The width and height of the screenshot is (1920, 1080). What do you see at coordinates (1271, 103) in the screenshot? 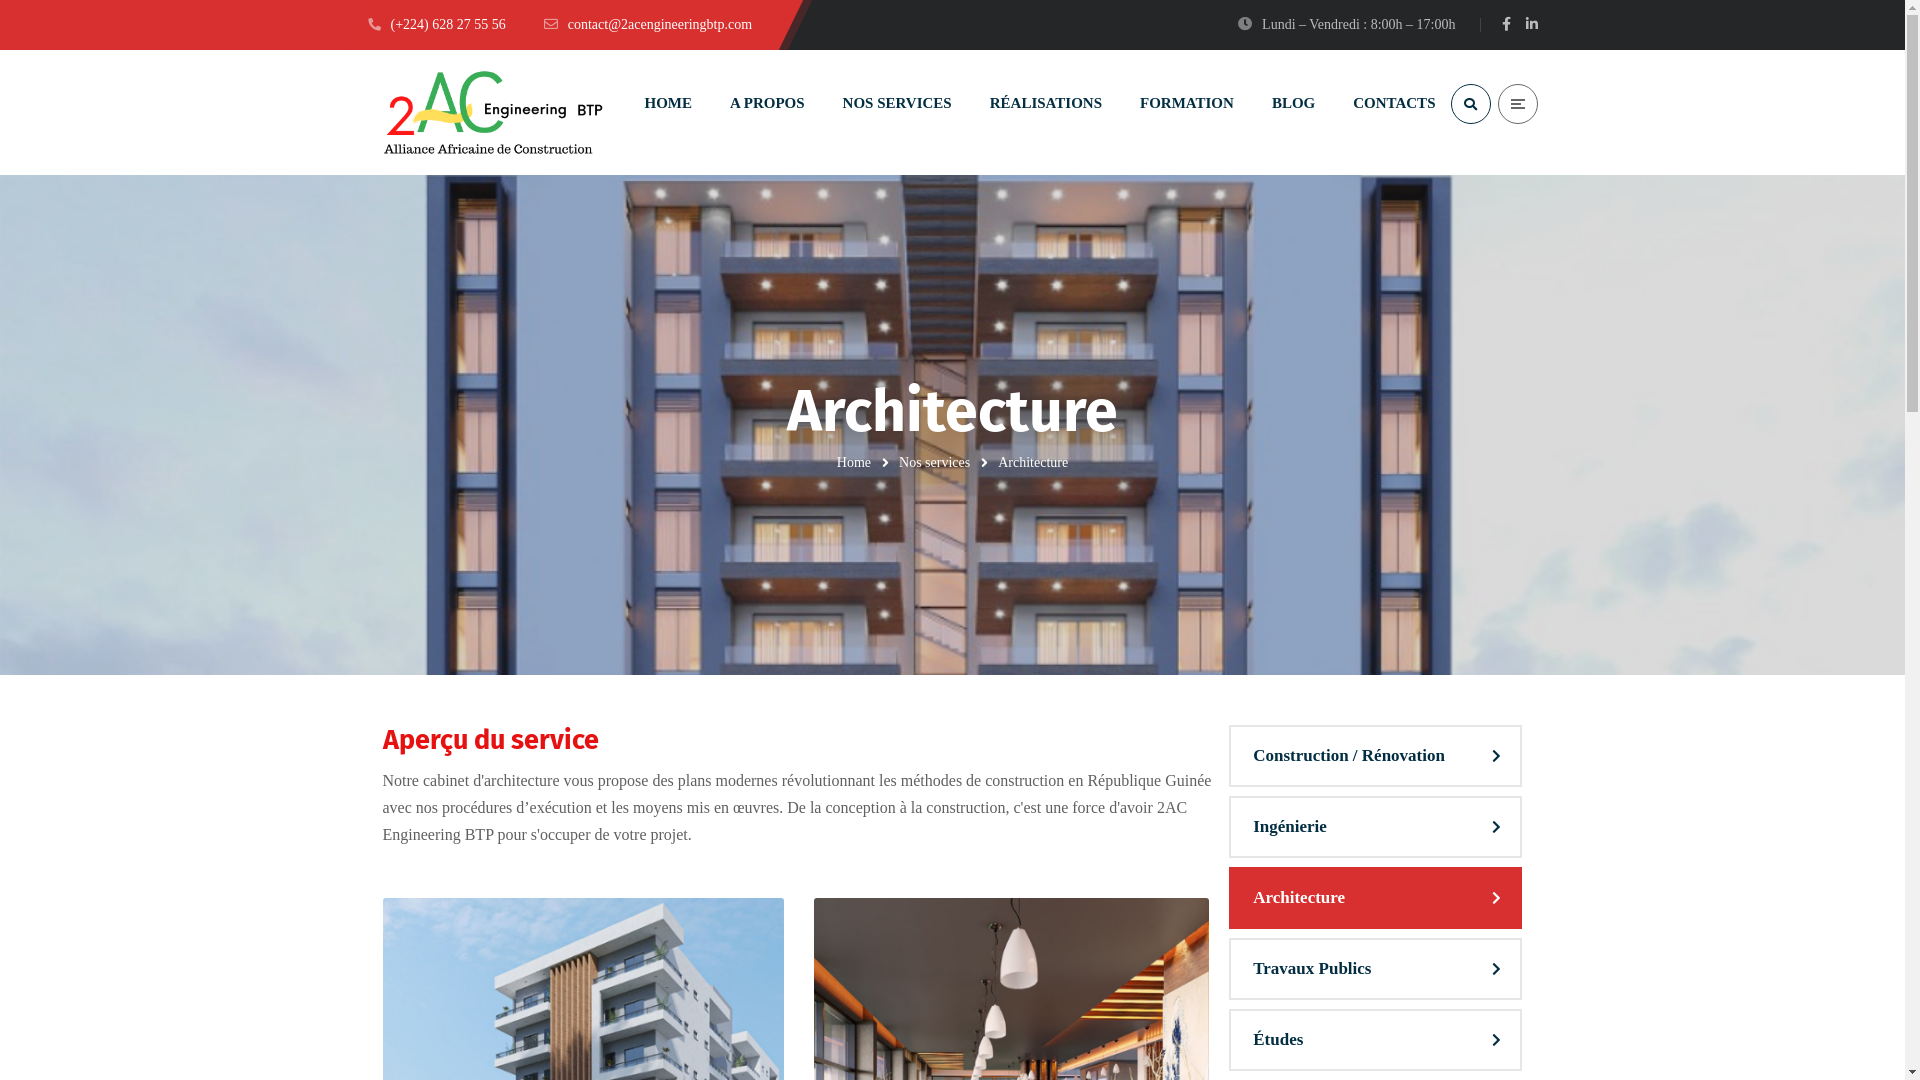
I see `'BLOG'` at bounding box center [1271, 103].